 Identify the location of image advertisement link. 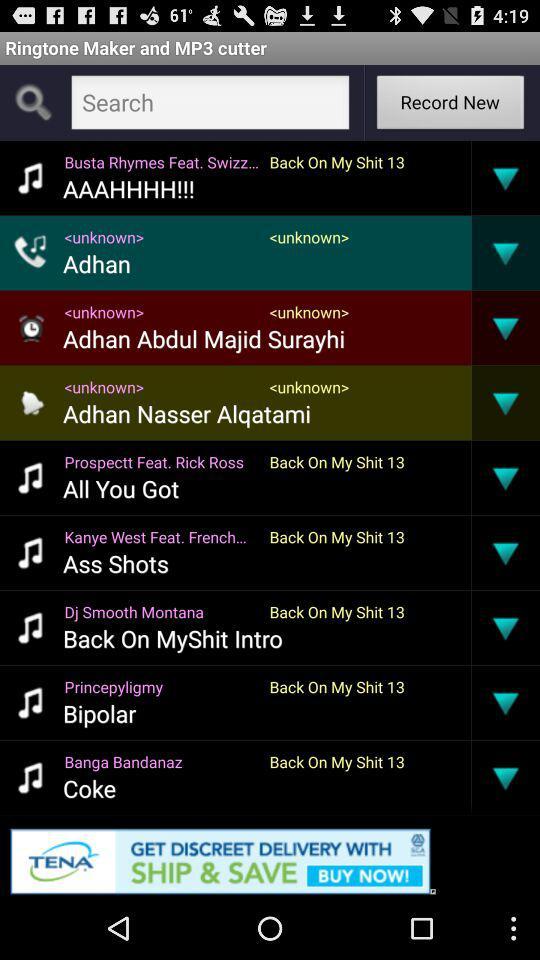
(270, 856).